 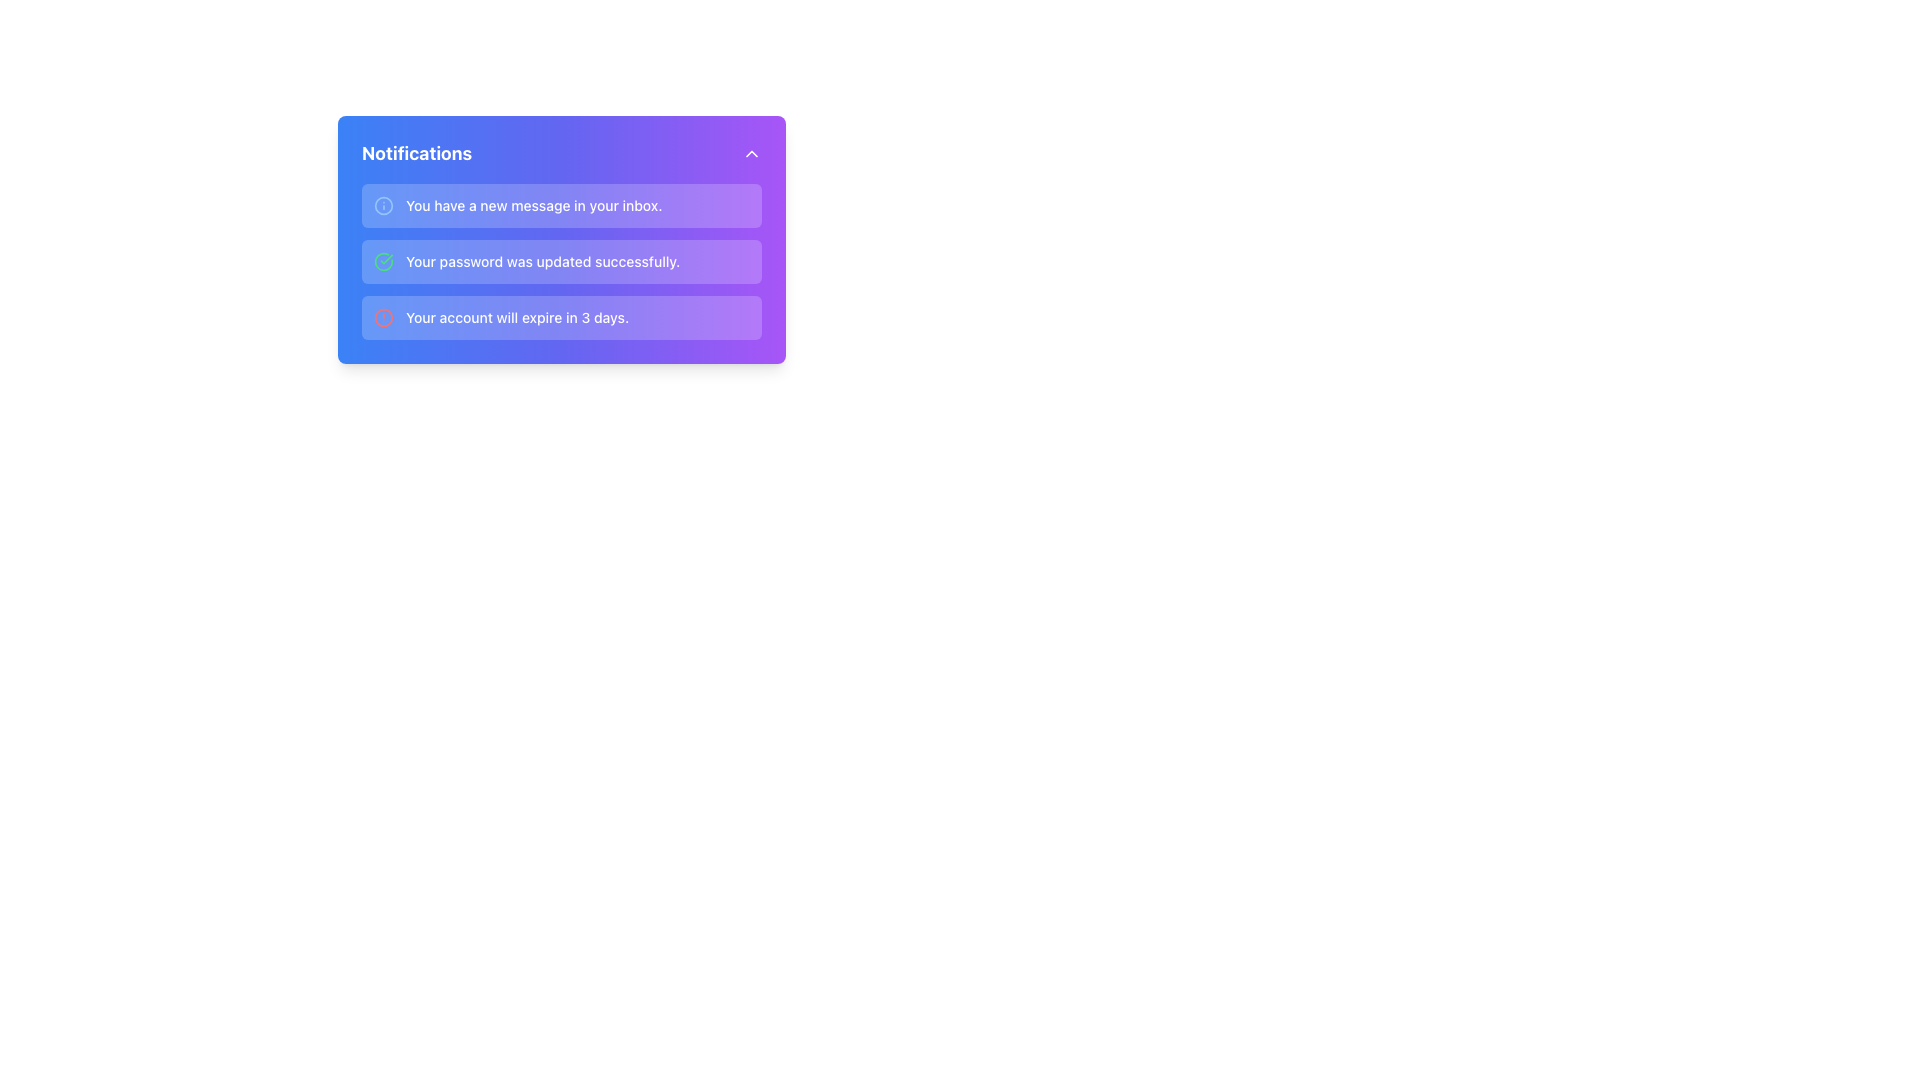 What do you see at coordinates (543, 261) in the screenshot?
I see `confirmation message displayed in the center of the second notification card, which indicates the successful update of the user's password` at bounding box center [543, 261].